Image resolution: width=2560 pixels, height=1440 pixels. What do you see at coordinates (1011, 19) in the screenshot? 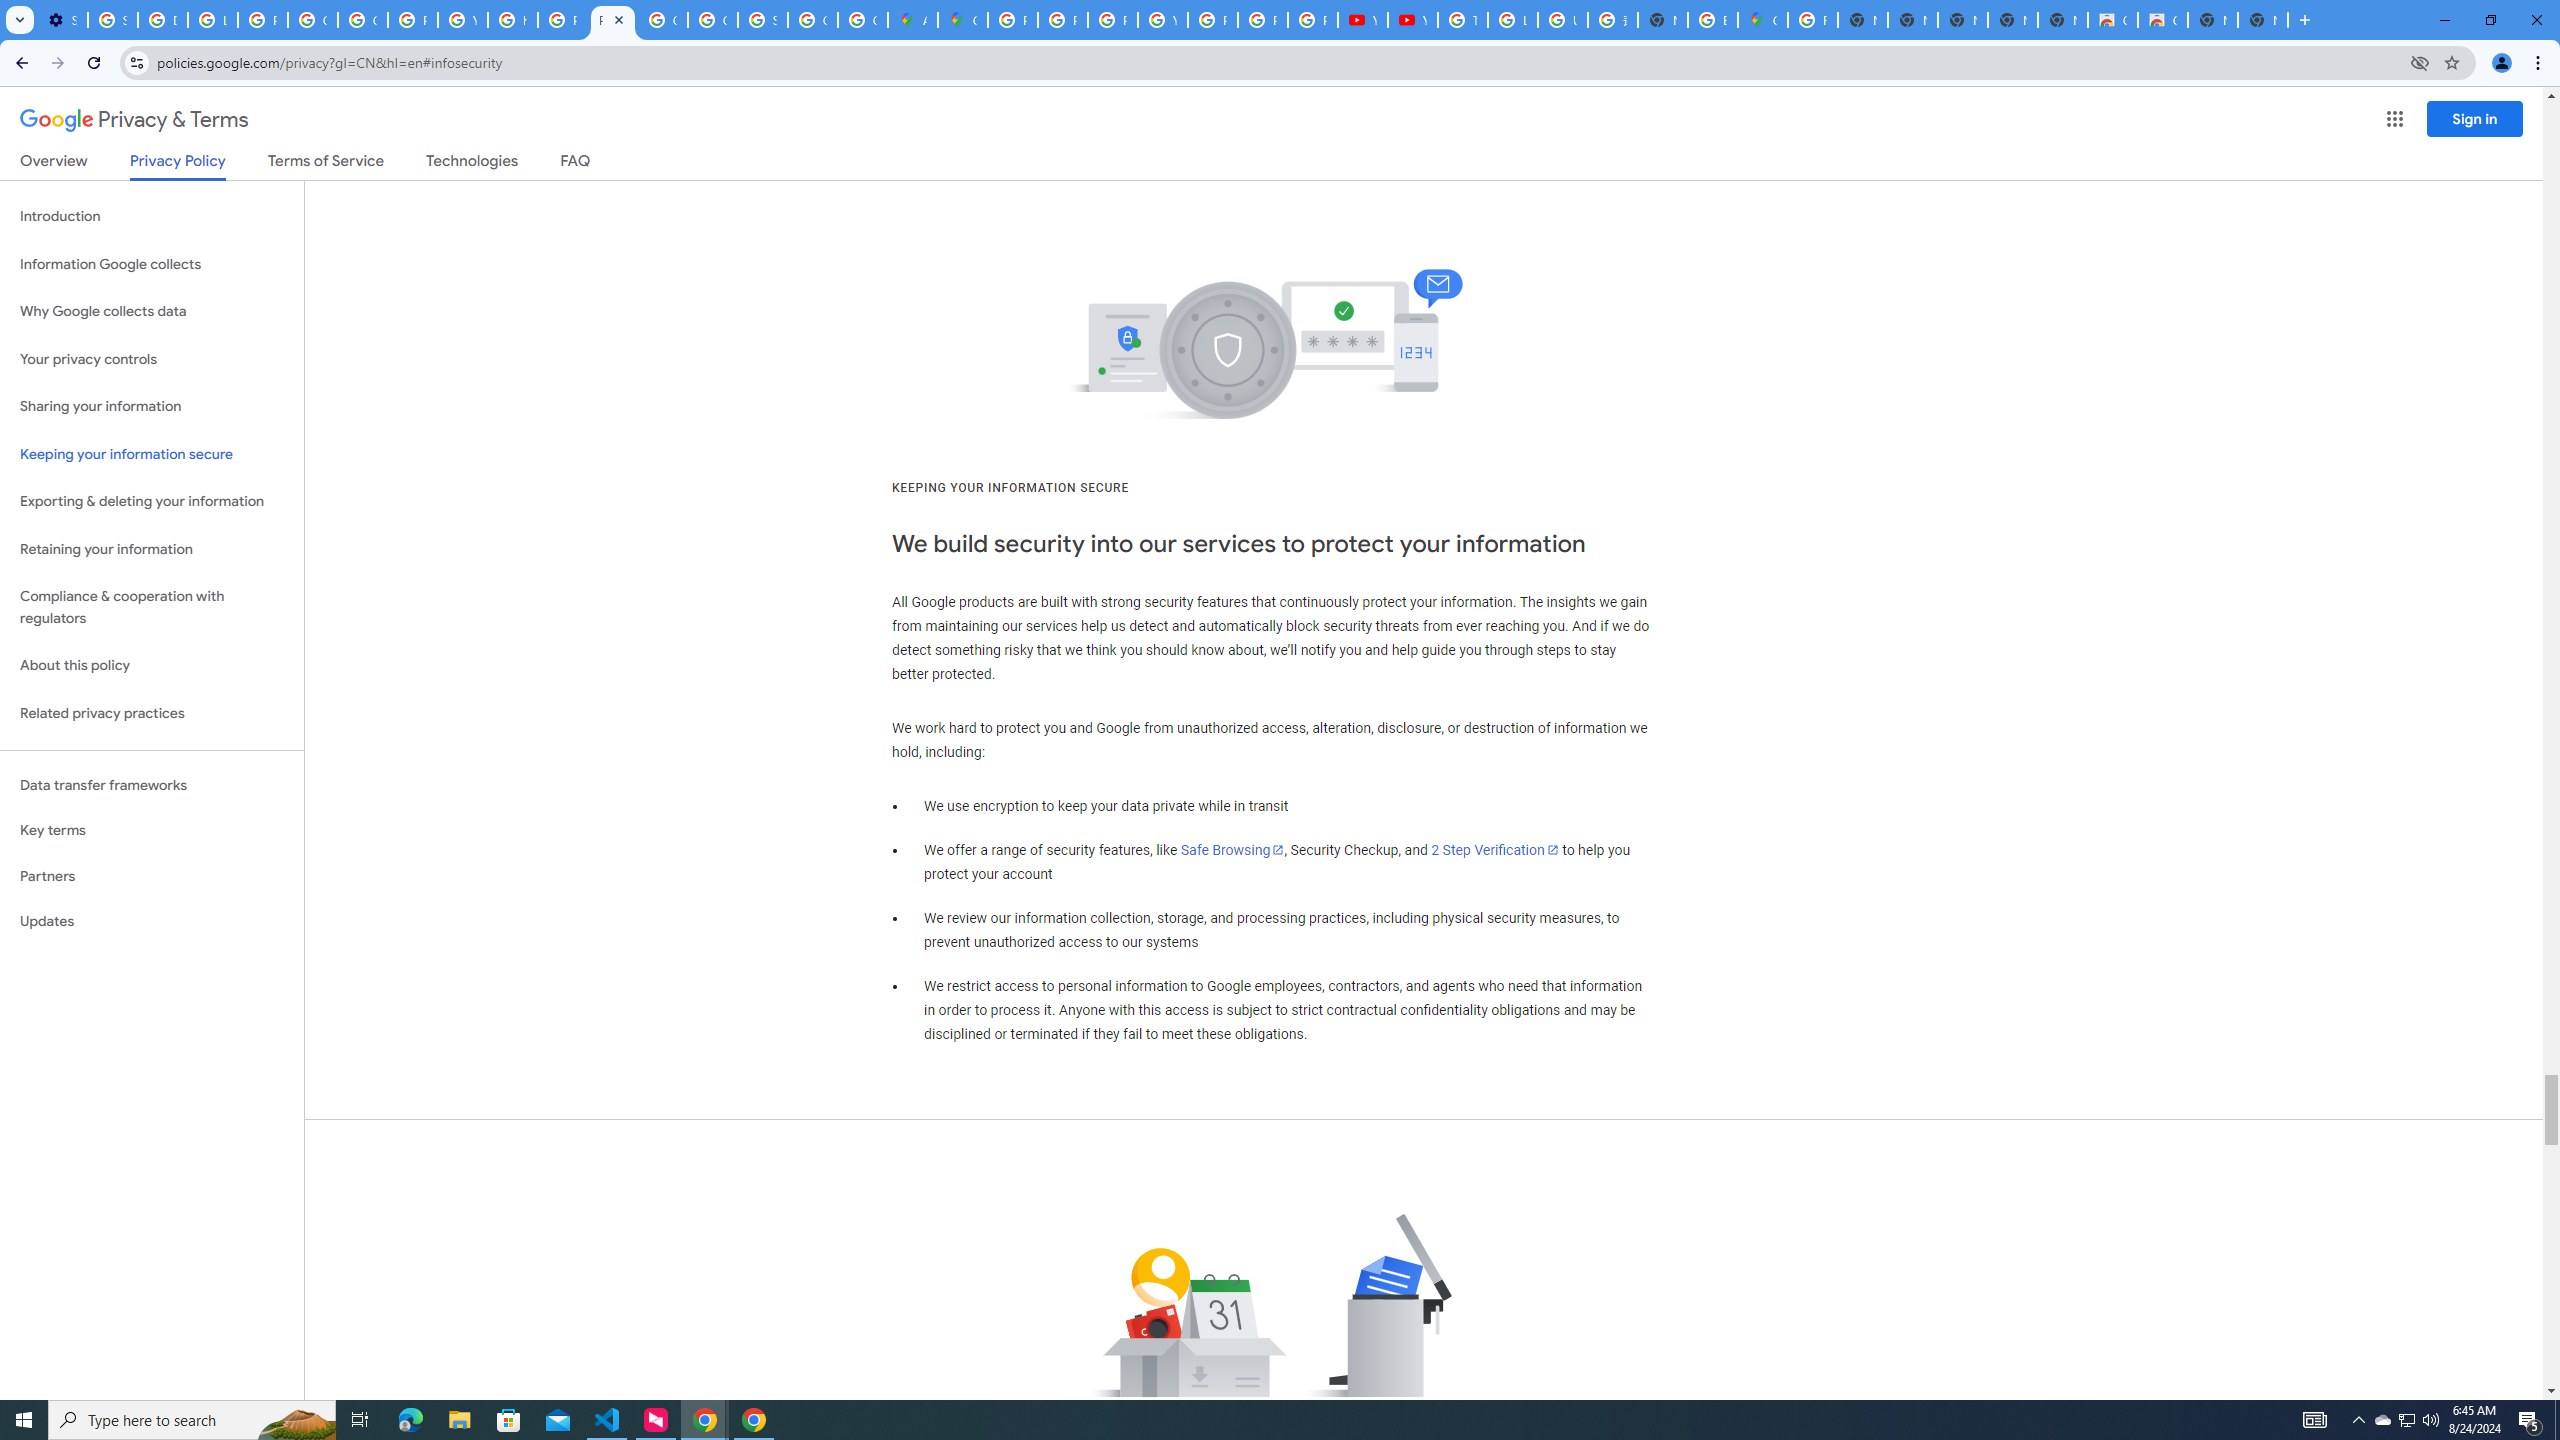
I see `'Policy Accountability and Transparency - Transparency Center'` at bounding box center [1011, 19].